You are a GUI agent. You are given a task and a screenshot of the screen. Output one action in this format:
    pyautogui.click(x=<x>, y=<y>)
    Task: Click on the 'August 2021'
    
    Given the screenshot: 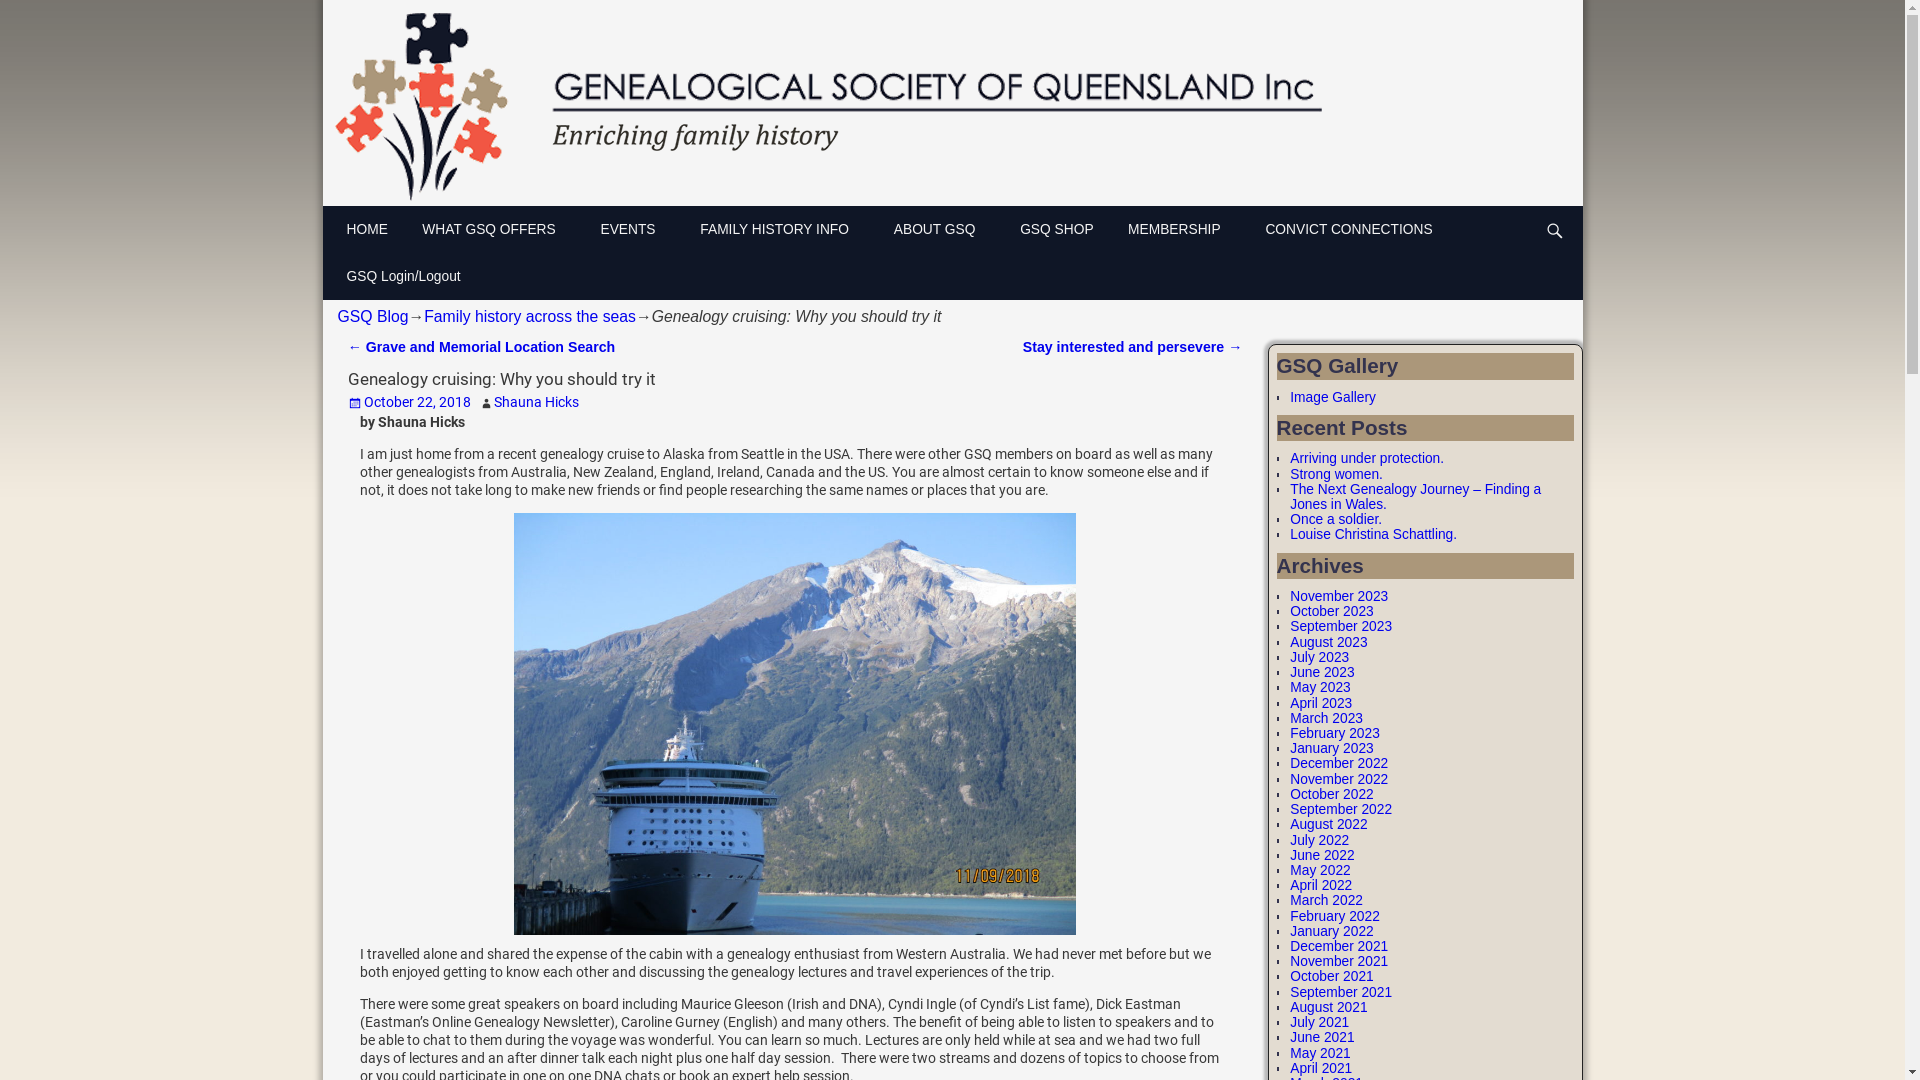 What is the action you would take?
    pyautogui.click(x=1290, y=1007)
    